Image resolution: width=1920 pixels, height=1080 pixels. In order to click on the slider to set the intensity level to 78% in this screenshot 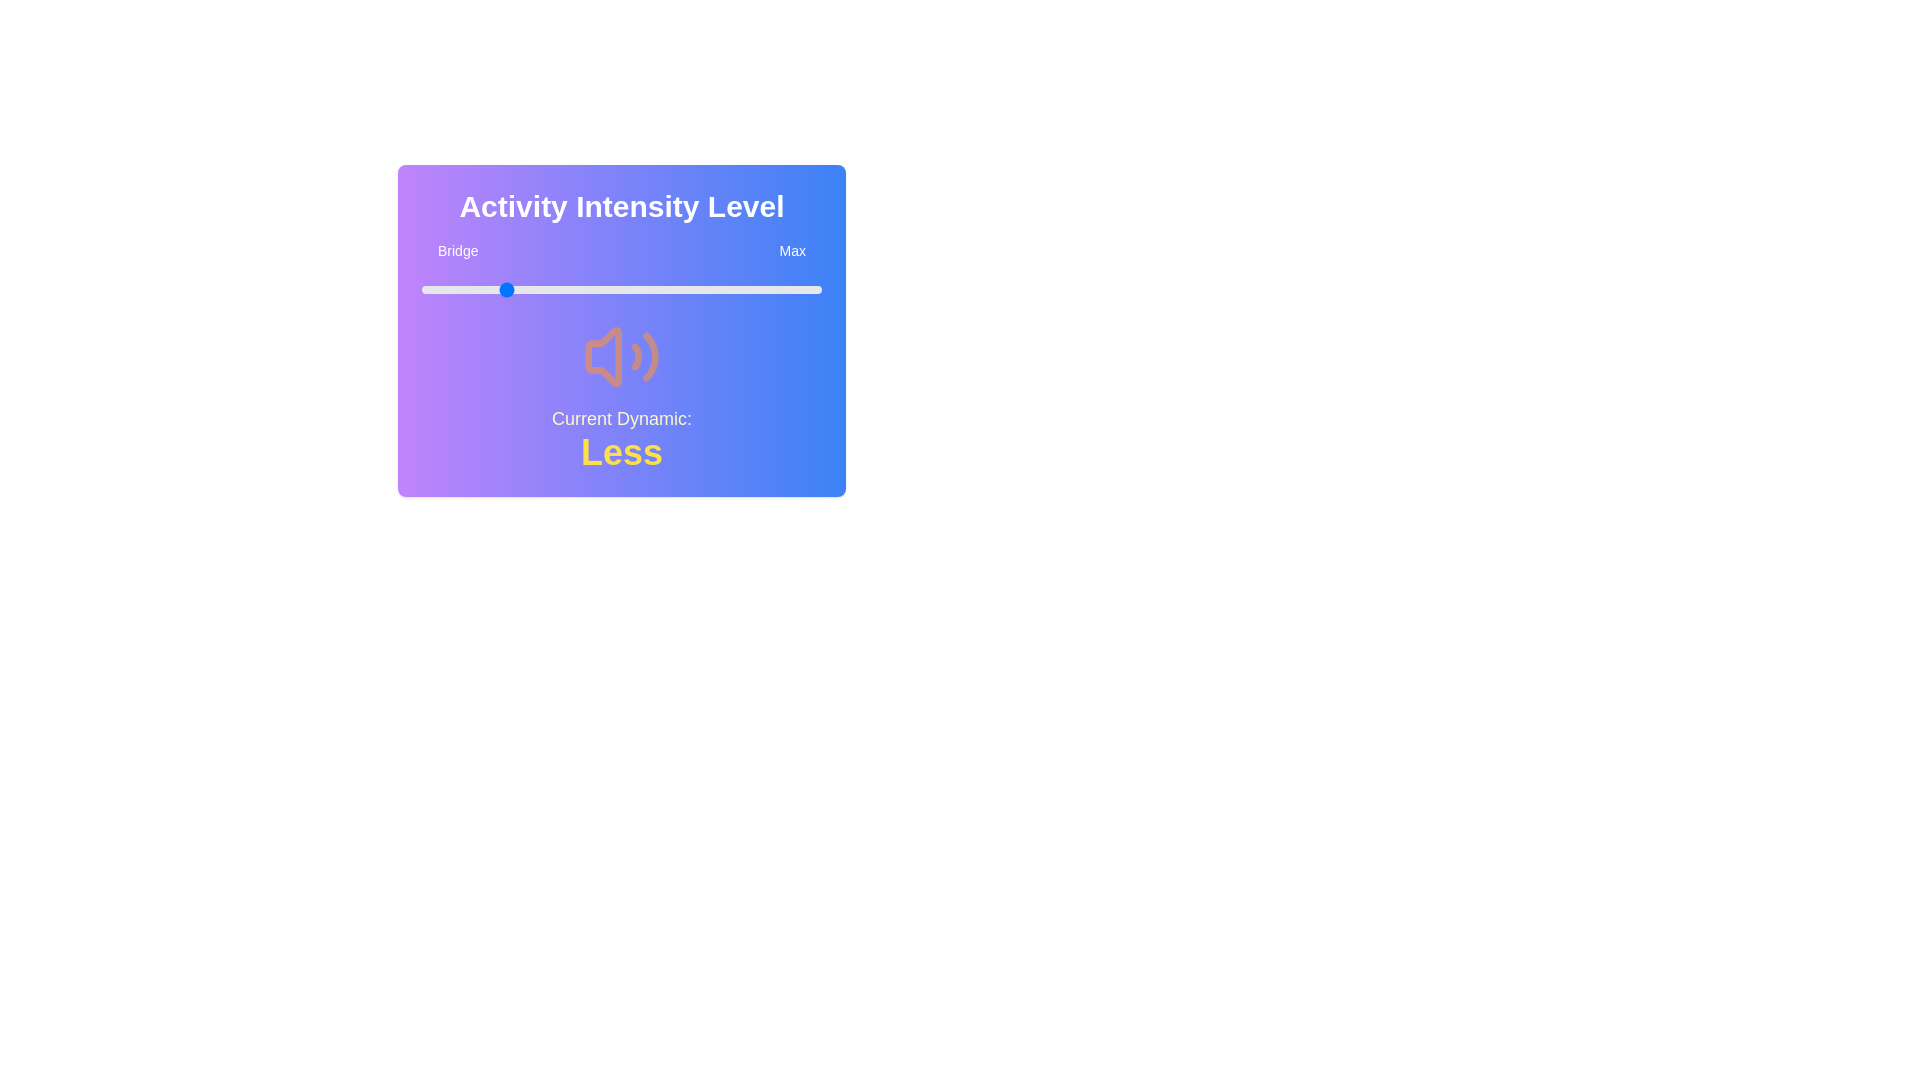, I will do `click(733, 289)`.